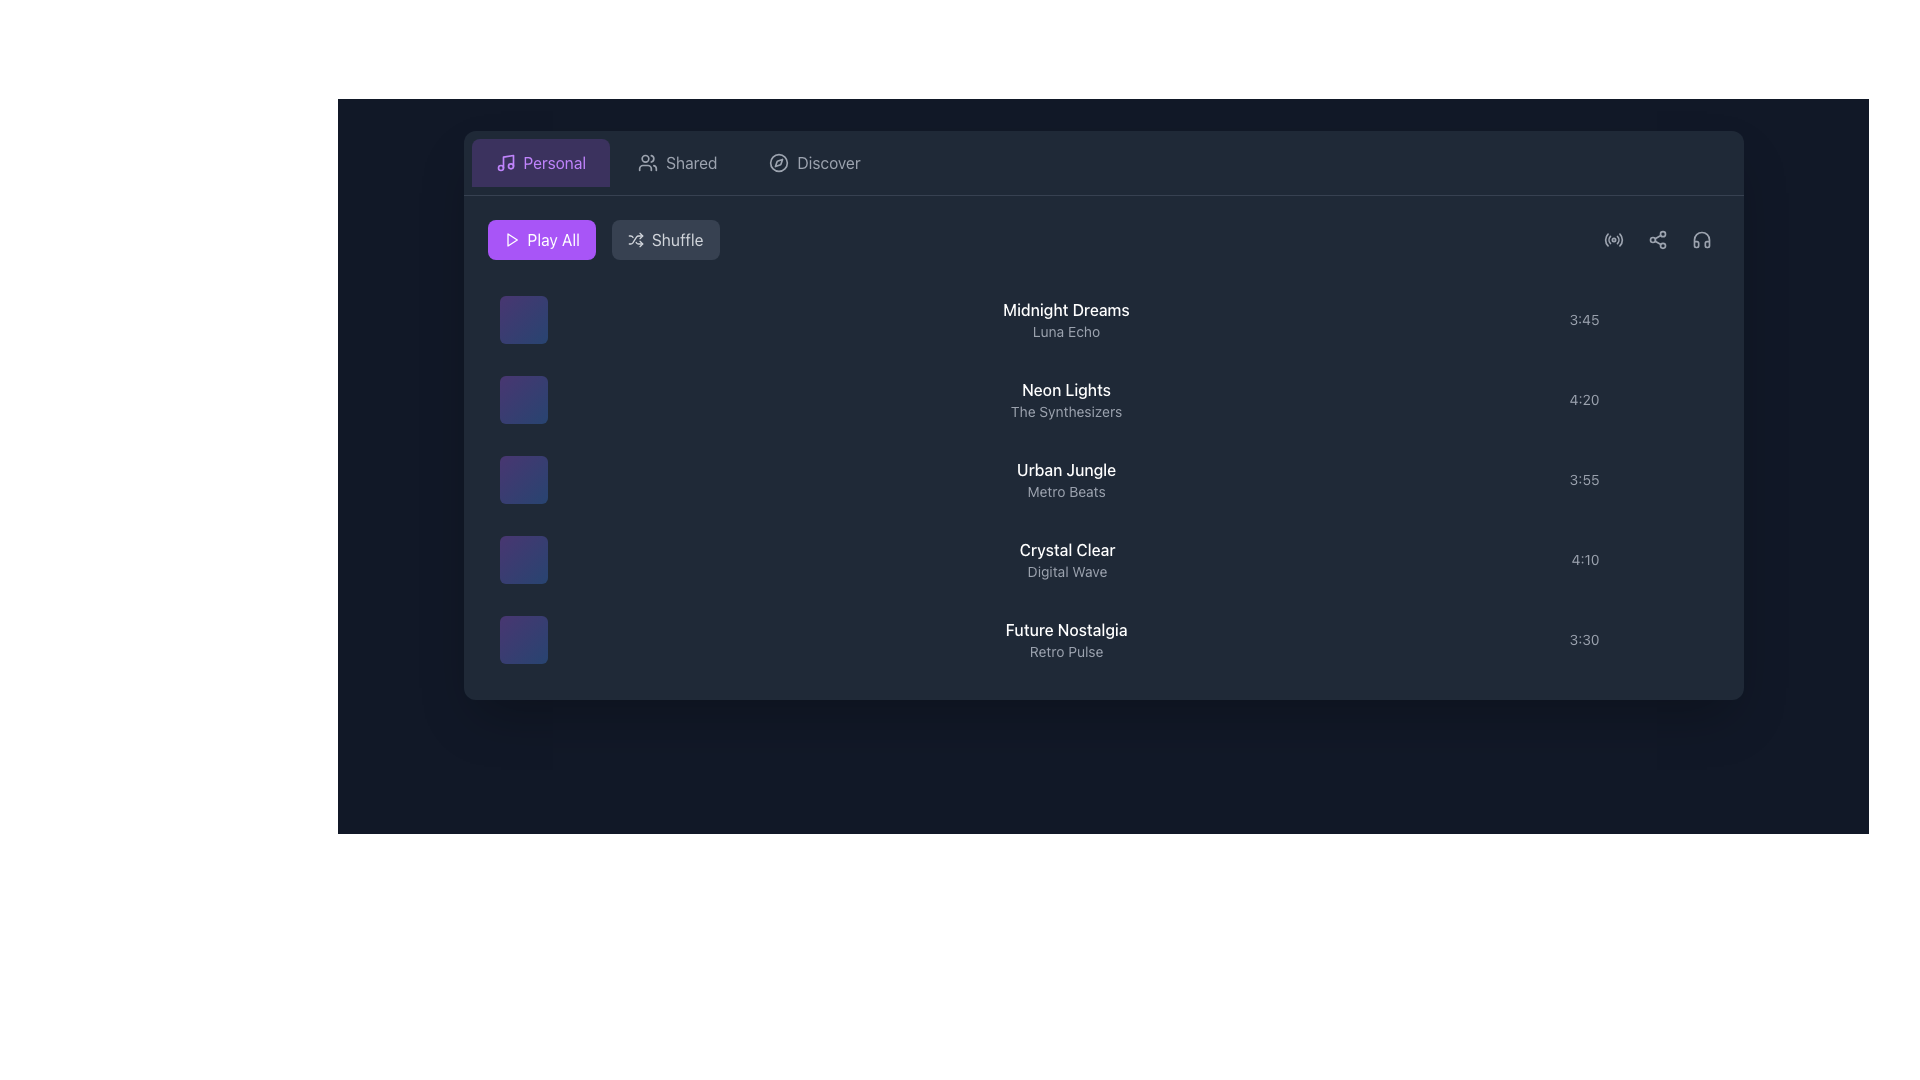  Describe the element at coordinates (1584, 559) in the screenshot. I see `the text label displaying the duration '4:10', which is styled with a smaller font size and gray color, located at the bottom segment of the list entry titled 'Crystal Clear'` at that location.